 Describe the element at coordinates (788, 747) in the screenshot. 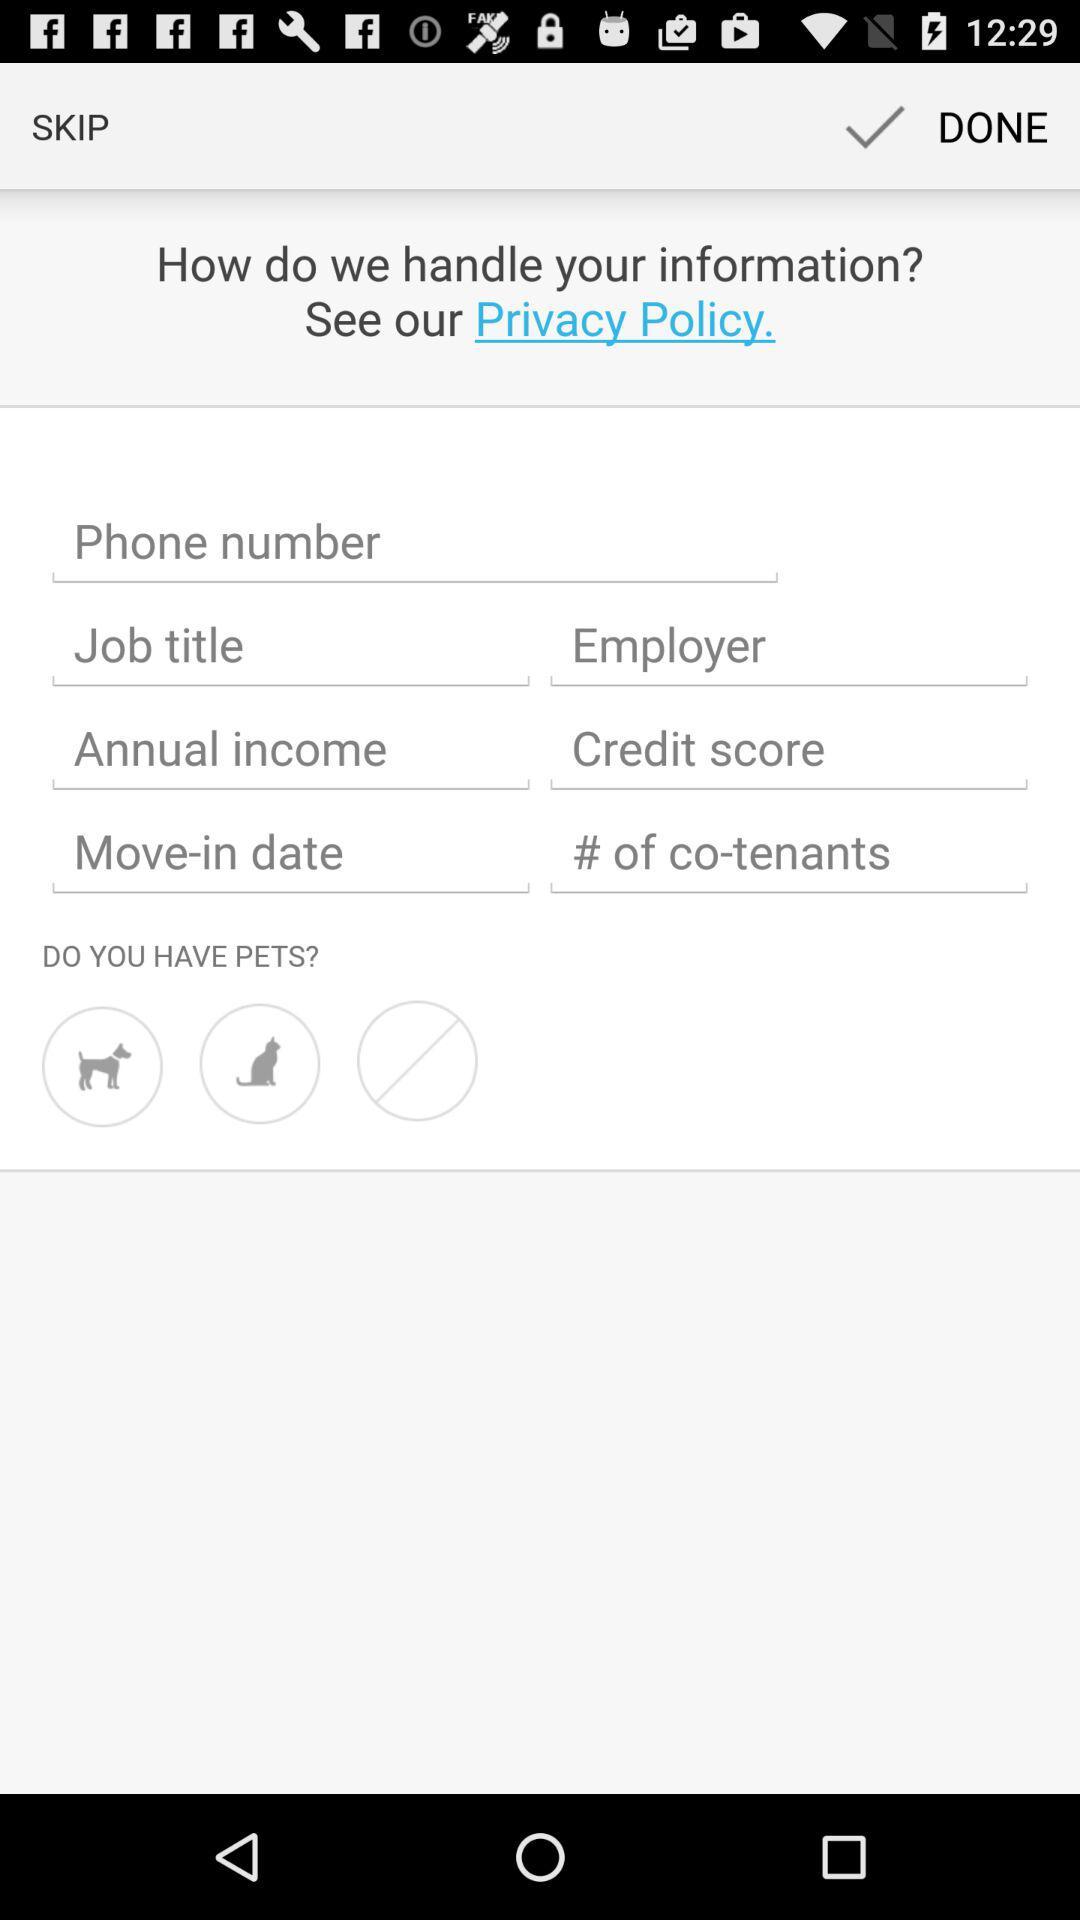

I see `view/show credit score` at that location.